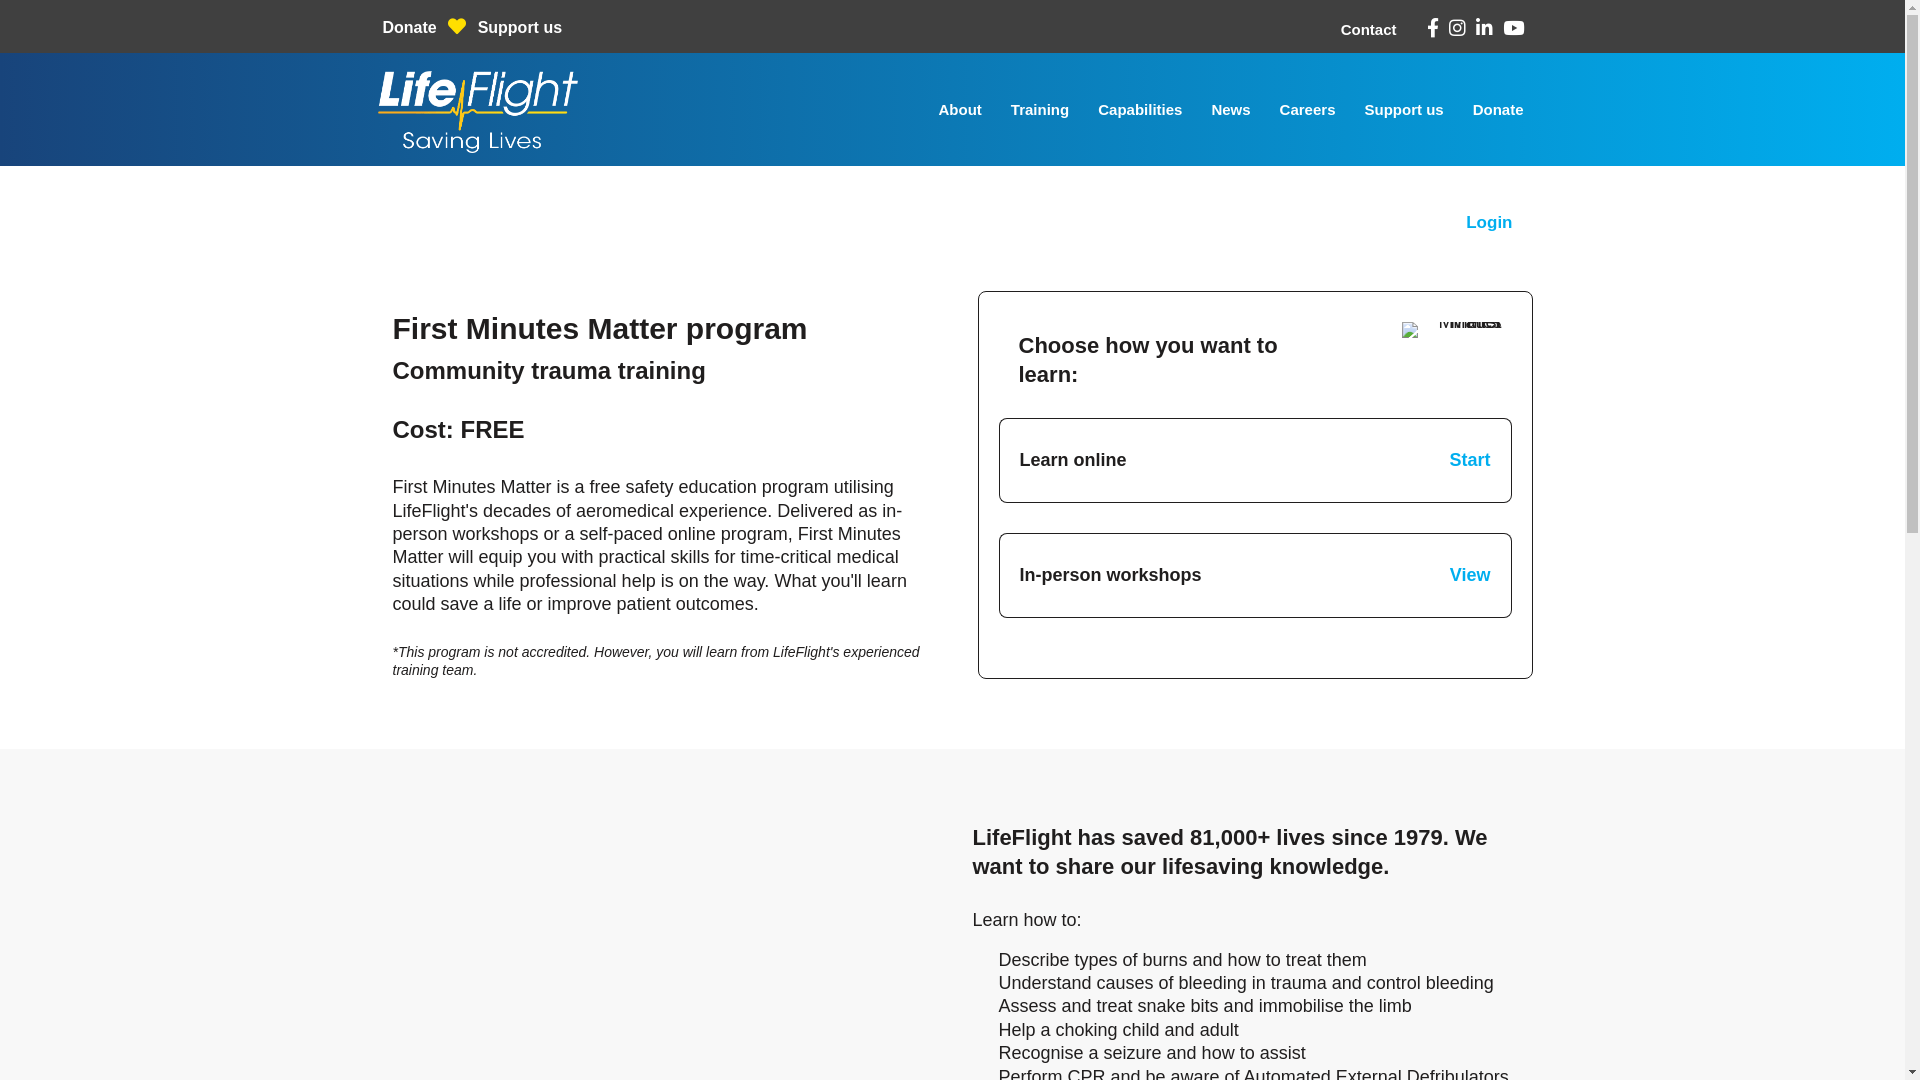  Describe the element at coordinates (519, 27) in the screenshot. I see `'Support us'` at that location.